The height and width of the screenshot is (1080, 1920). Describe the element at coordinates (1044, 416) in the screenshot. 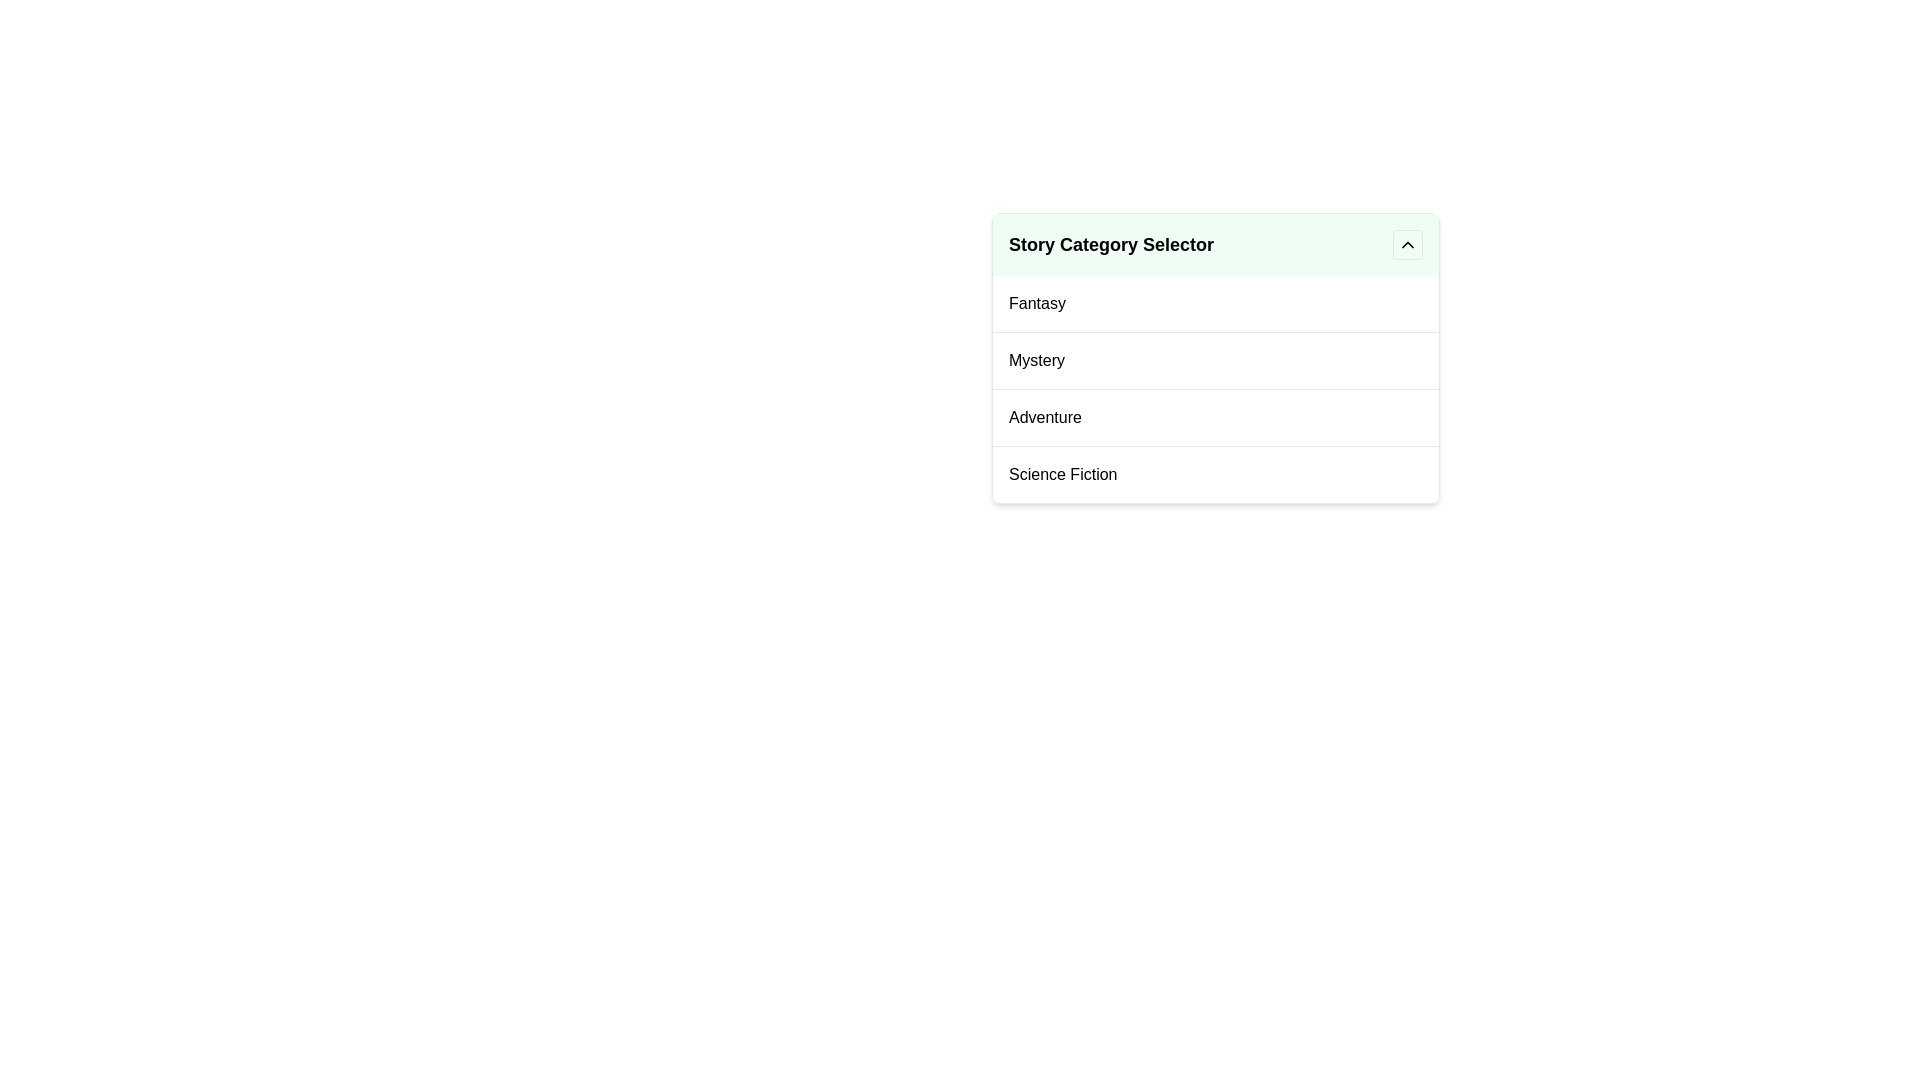

I see `the label displaying 'Adventure' in a vertical list of category options` at that location.